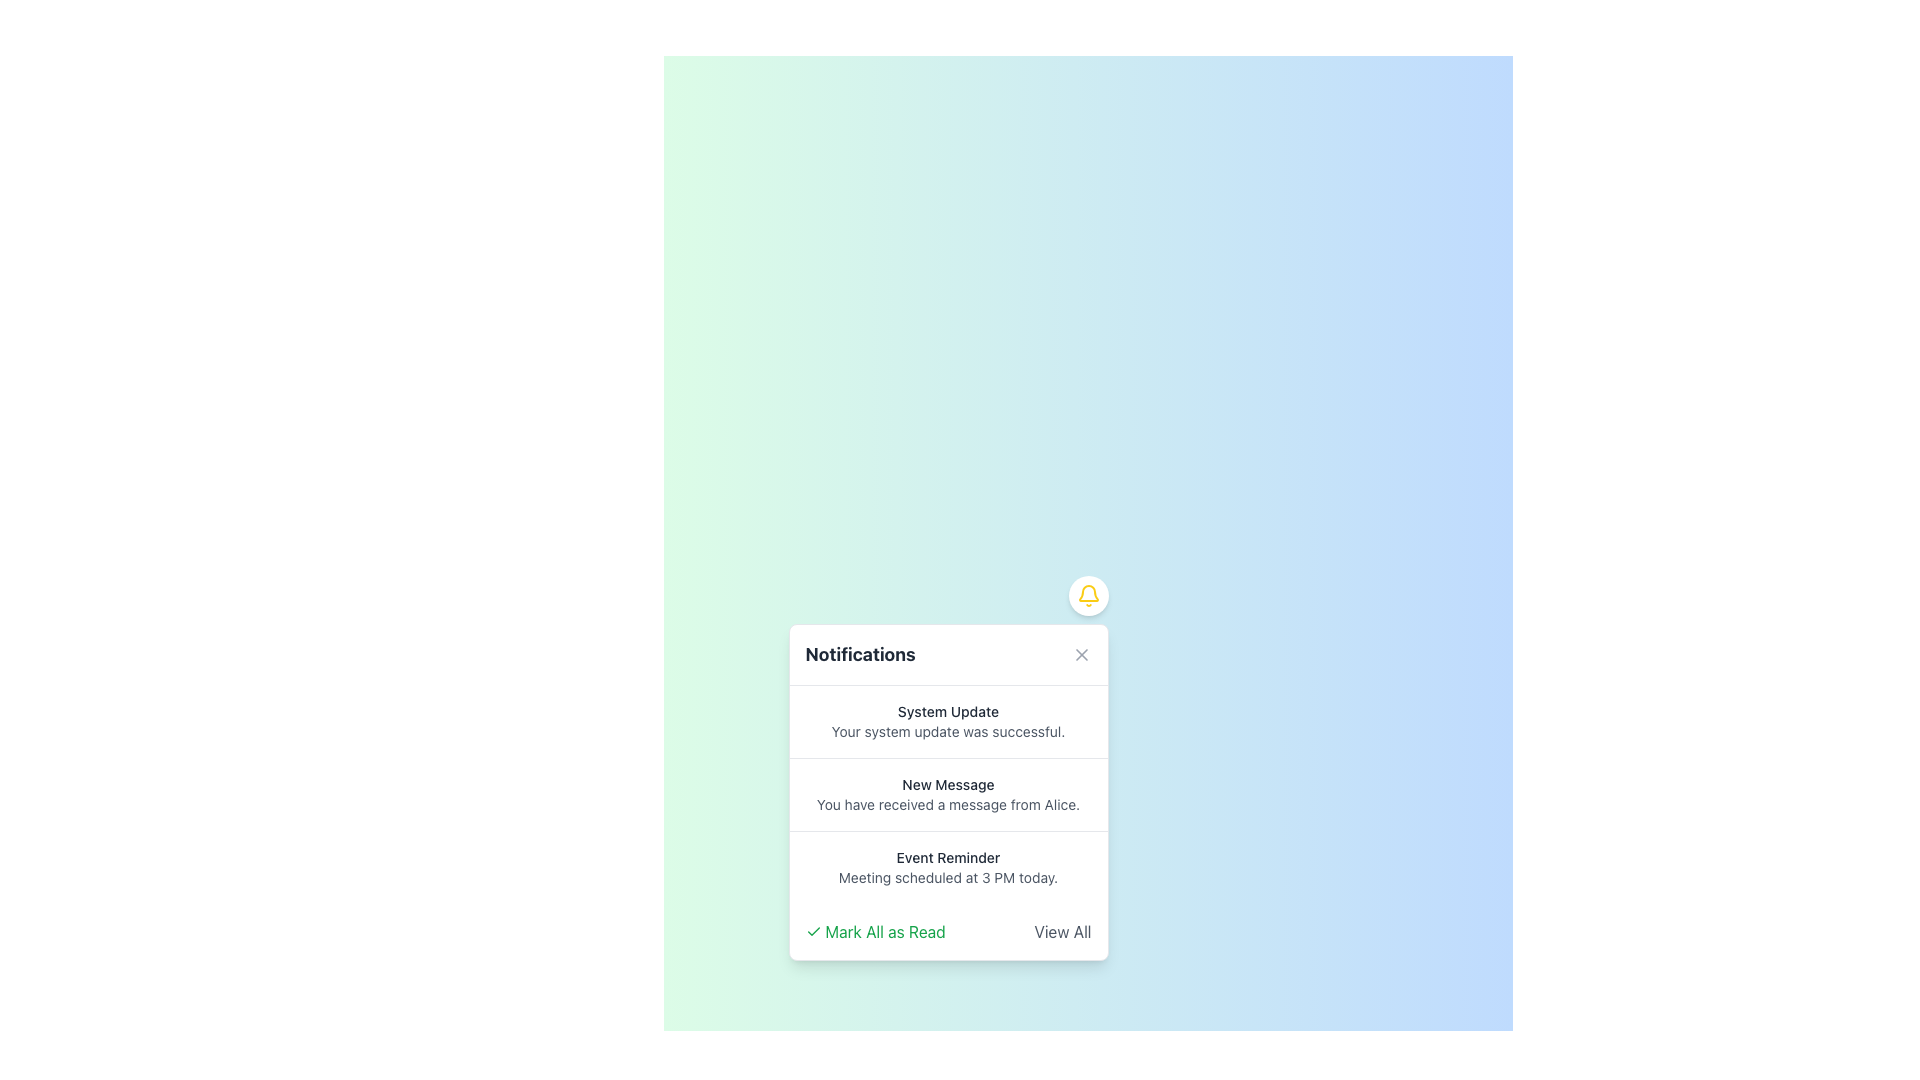 This screenshot has height=1080, width=1920. What do you see at coordinates (1087, 592) in the screenshot?
I see `the notification bell icon, which is a decorative component representing alerts, located at the top-right corner of the interface above the notifications panel` at bounding box center [1087, 592].